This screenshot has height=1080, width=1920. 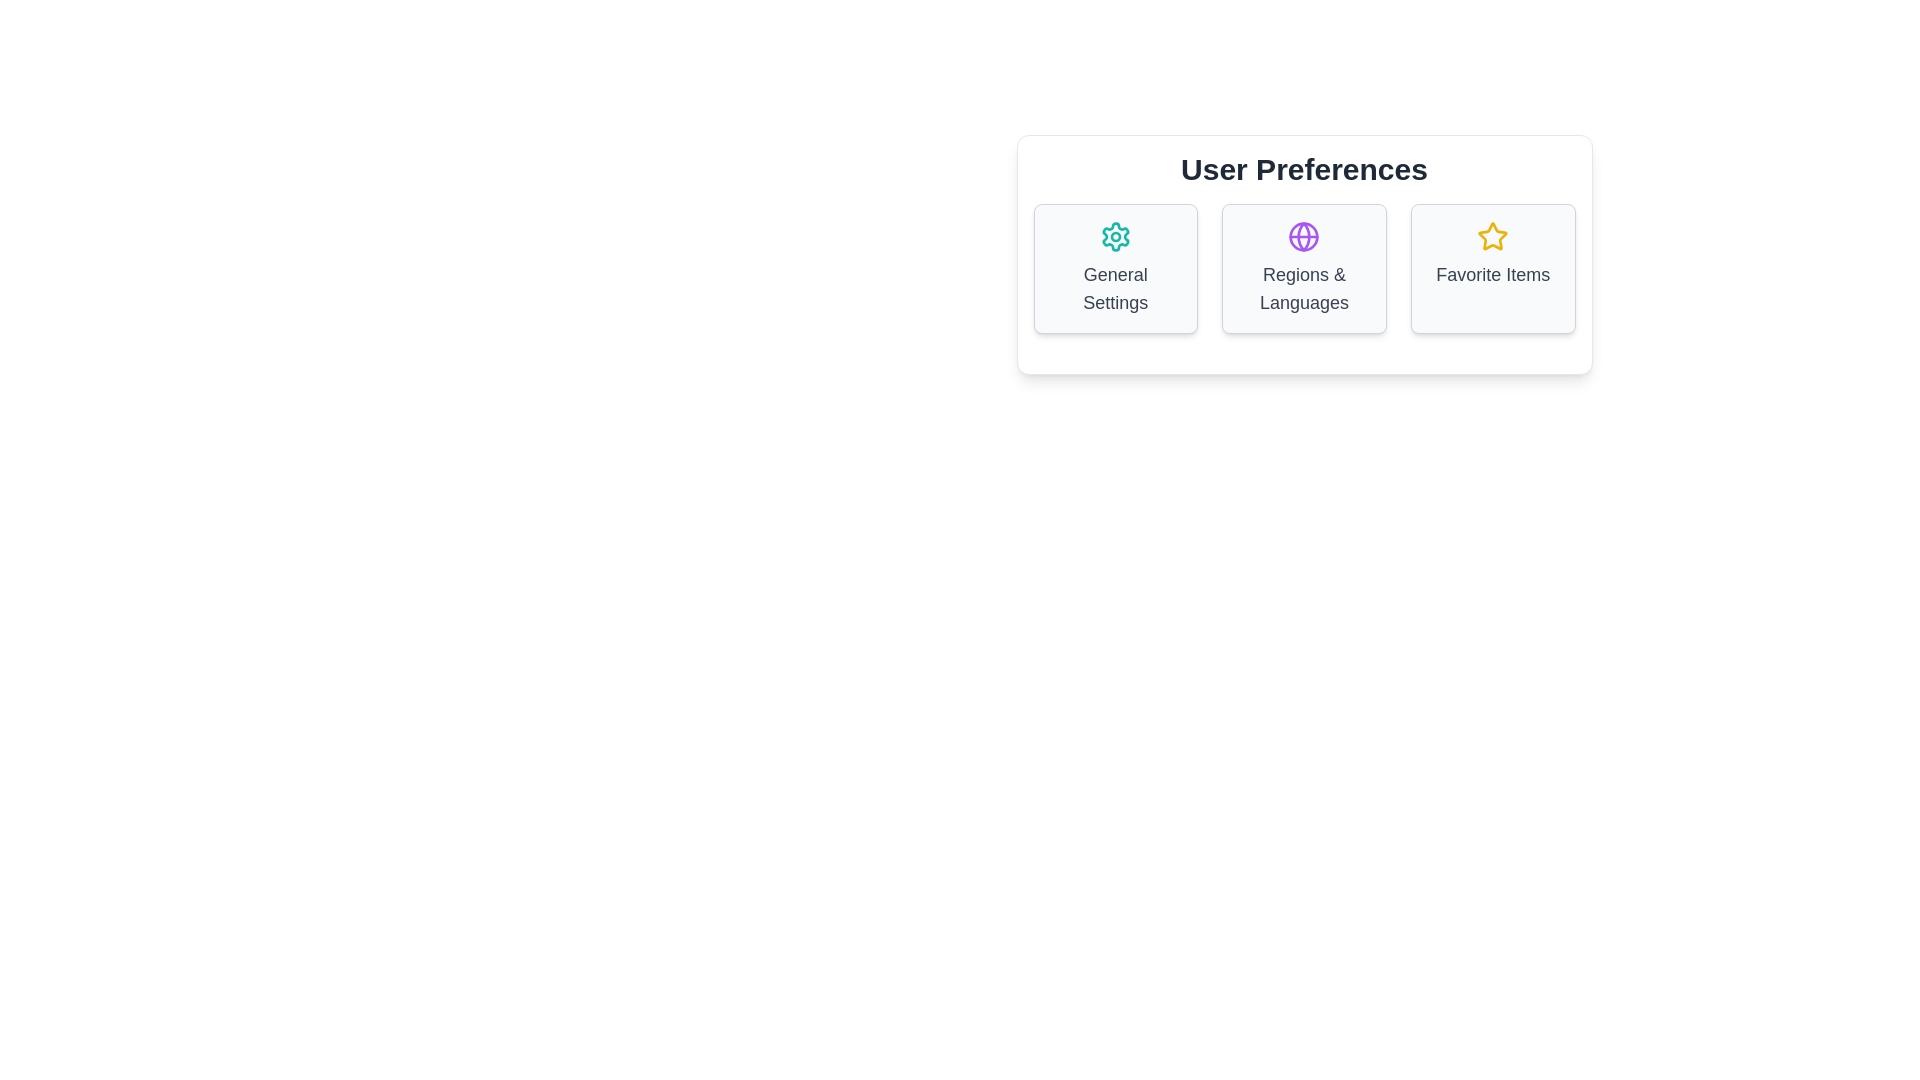 What do you see at coordinates (1114, 268) in the screenshot?
I see `the button labeled 'General Settings' to observe its hover effect` at bounding box center [1114, 268].